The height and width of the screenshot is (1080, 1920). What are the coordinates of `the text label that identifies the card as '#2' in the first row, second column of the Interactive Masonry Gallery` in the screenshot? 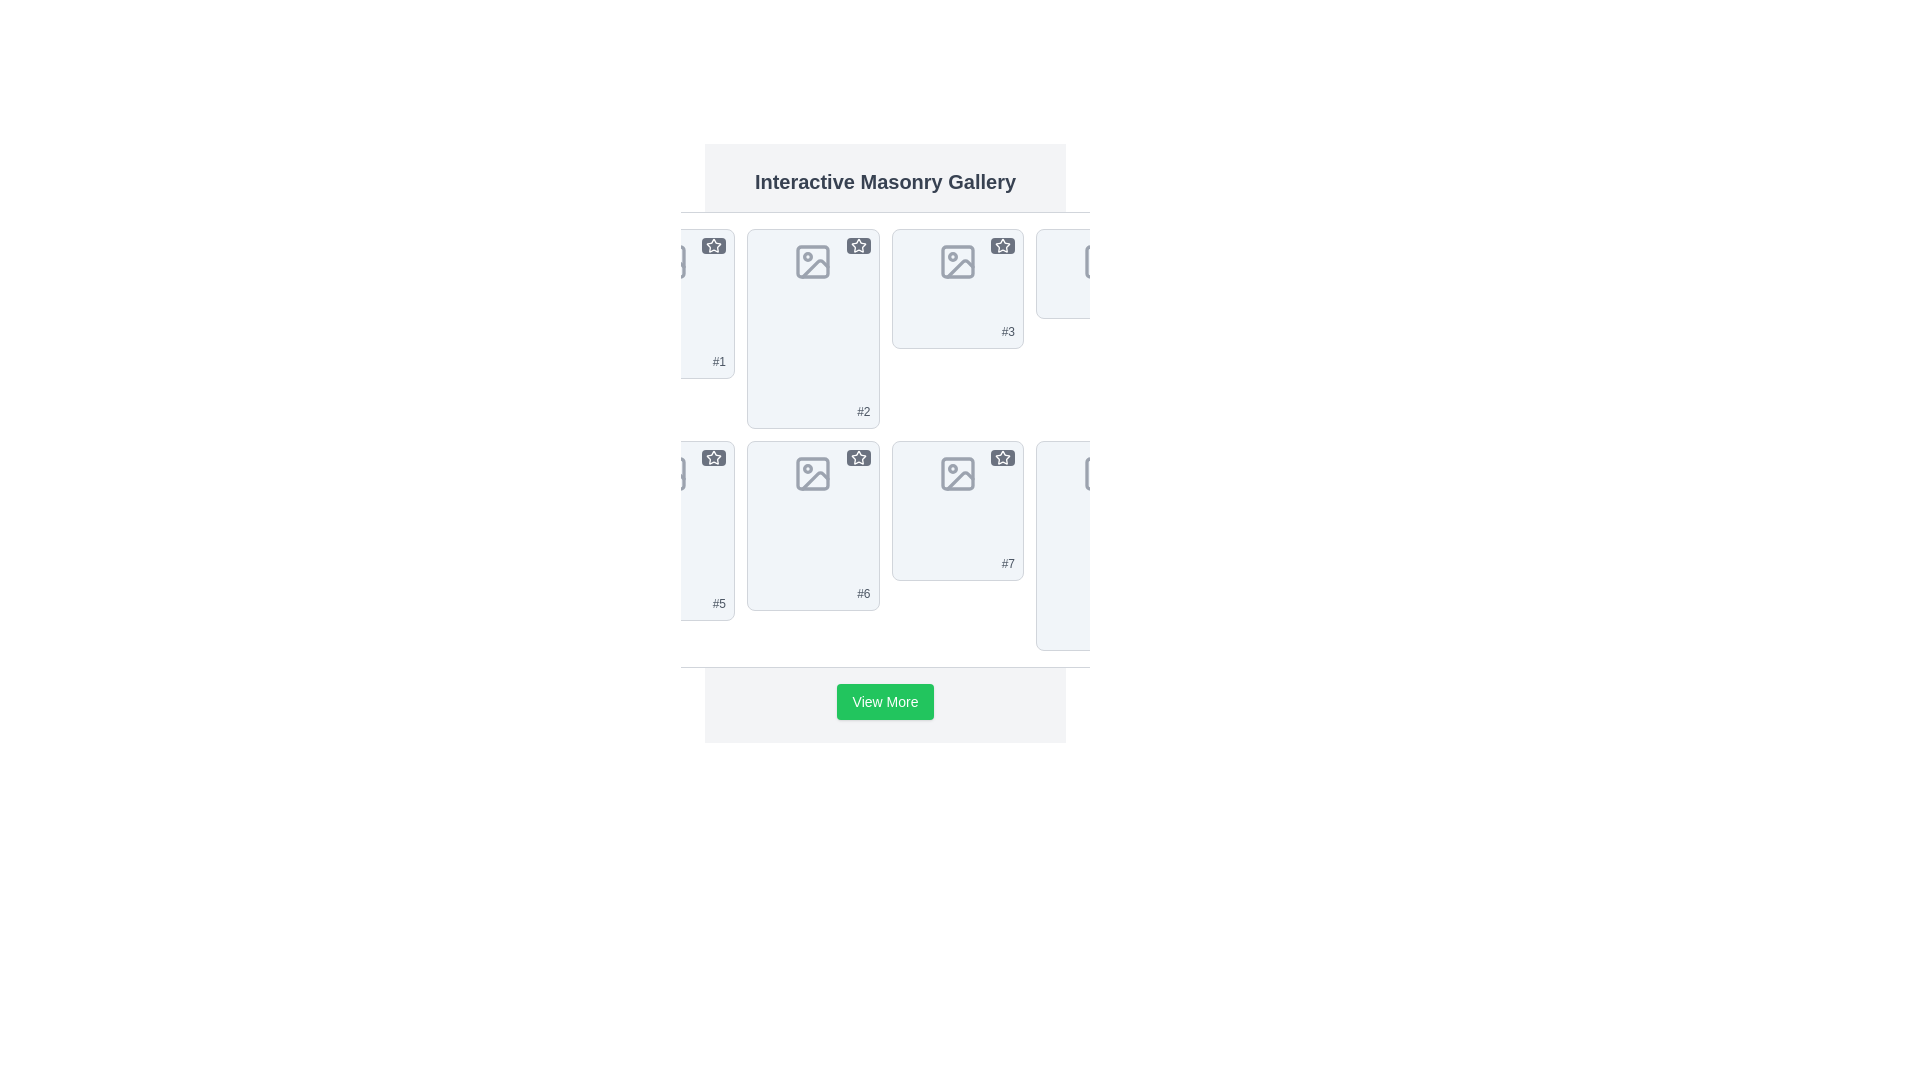 It's located at (863, 411).